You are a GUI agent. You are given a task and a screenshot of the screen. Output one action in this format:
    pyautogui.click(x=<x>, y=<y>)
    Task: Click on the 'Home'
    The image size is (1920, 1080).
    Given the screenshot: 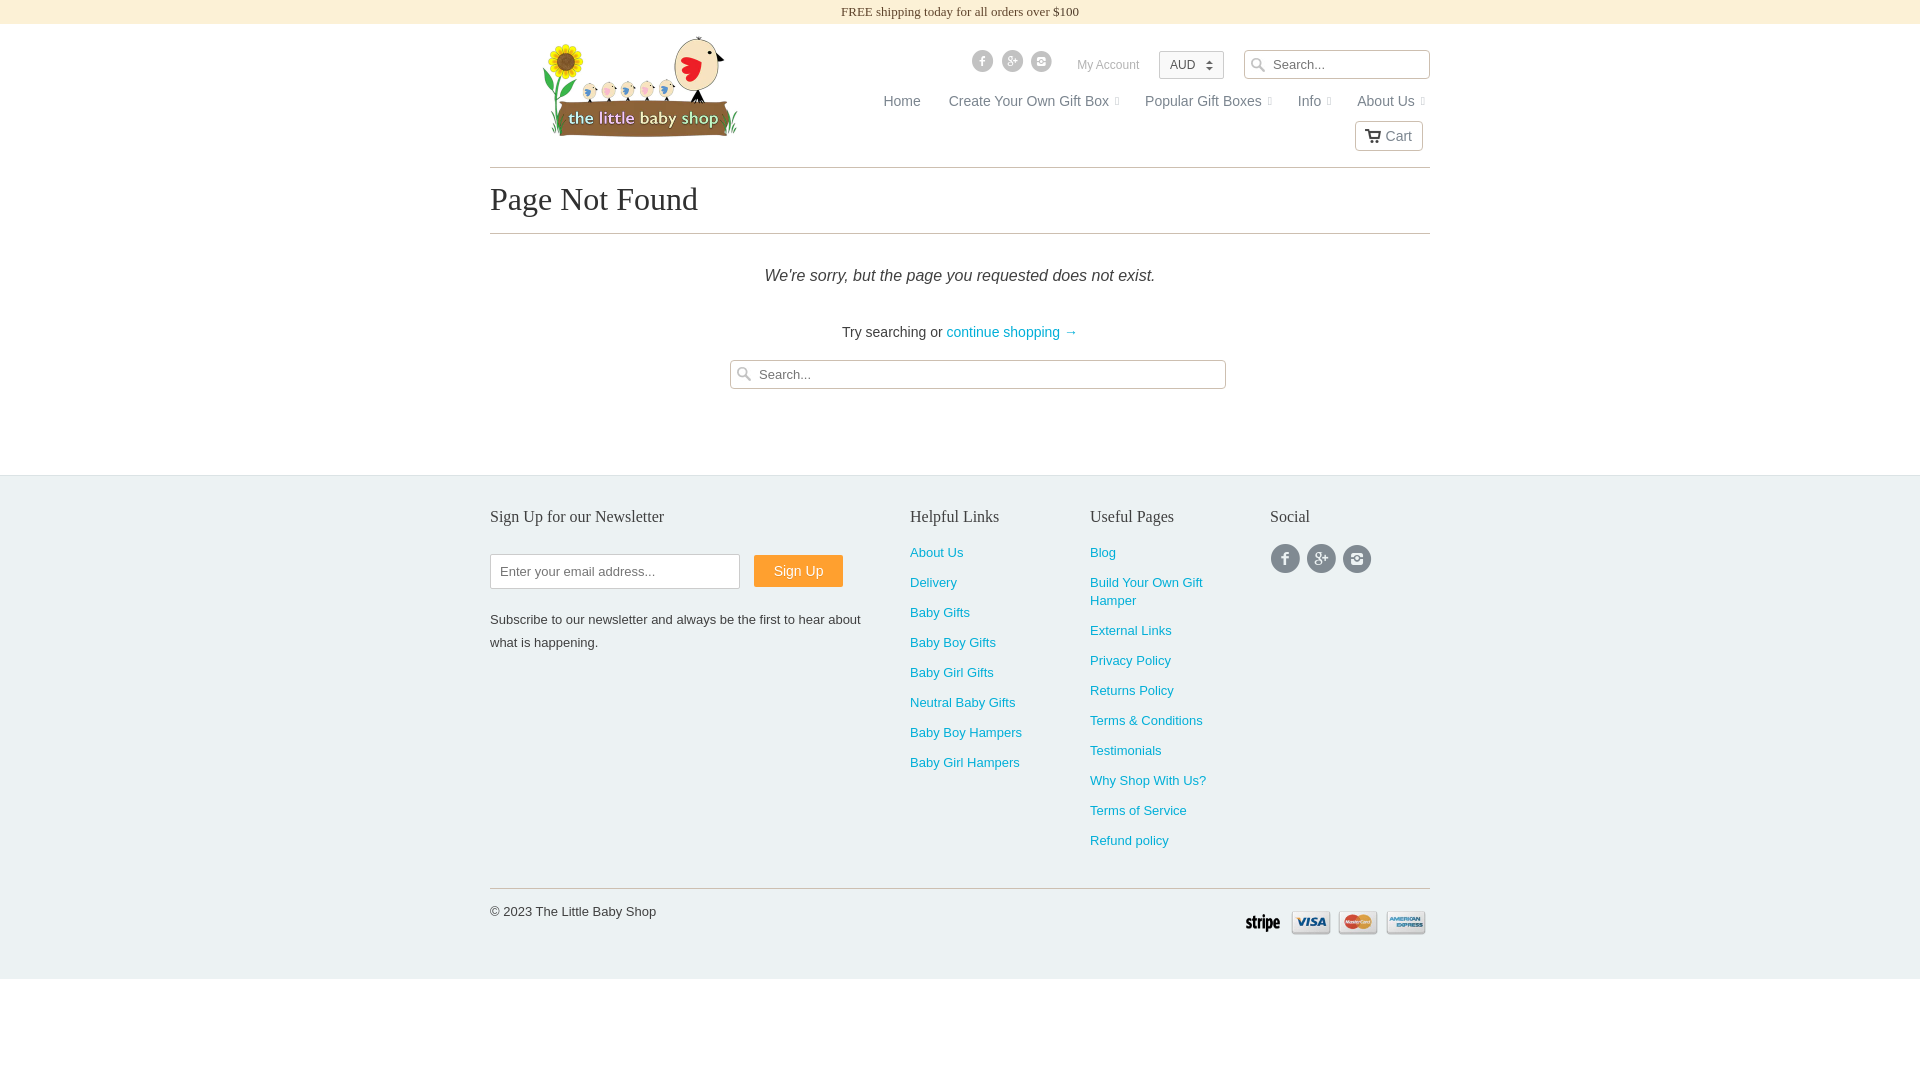 What is the action you would take?
    pyautogui.click(x=873, y=105)
    